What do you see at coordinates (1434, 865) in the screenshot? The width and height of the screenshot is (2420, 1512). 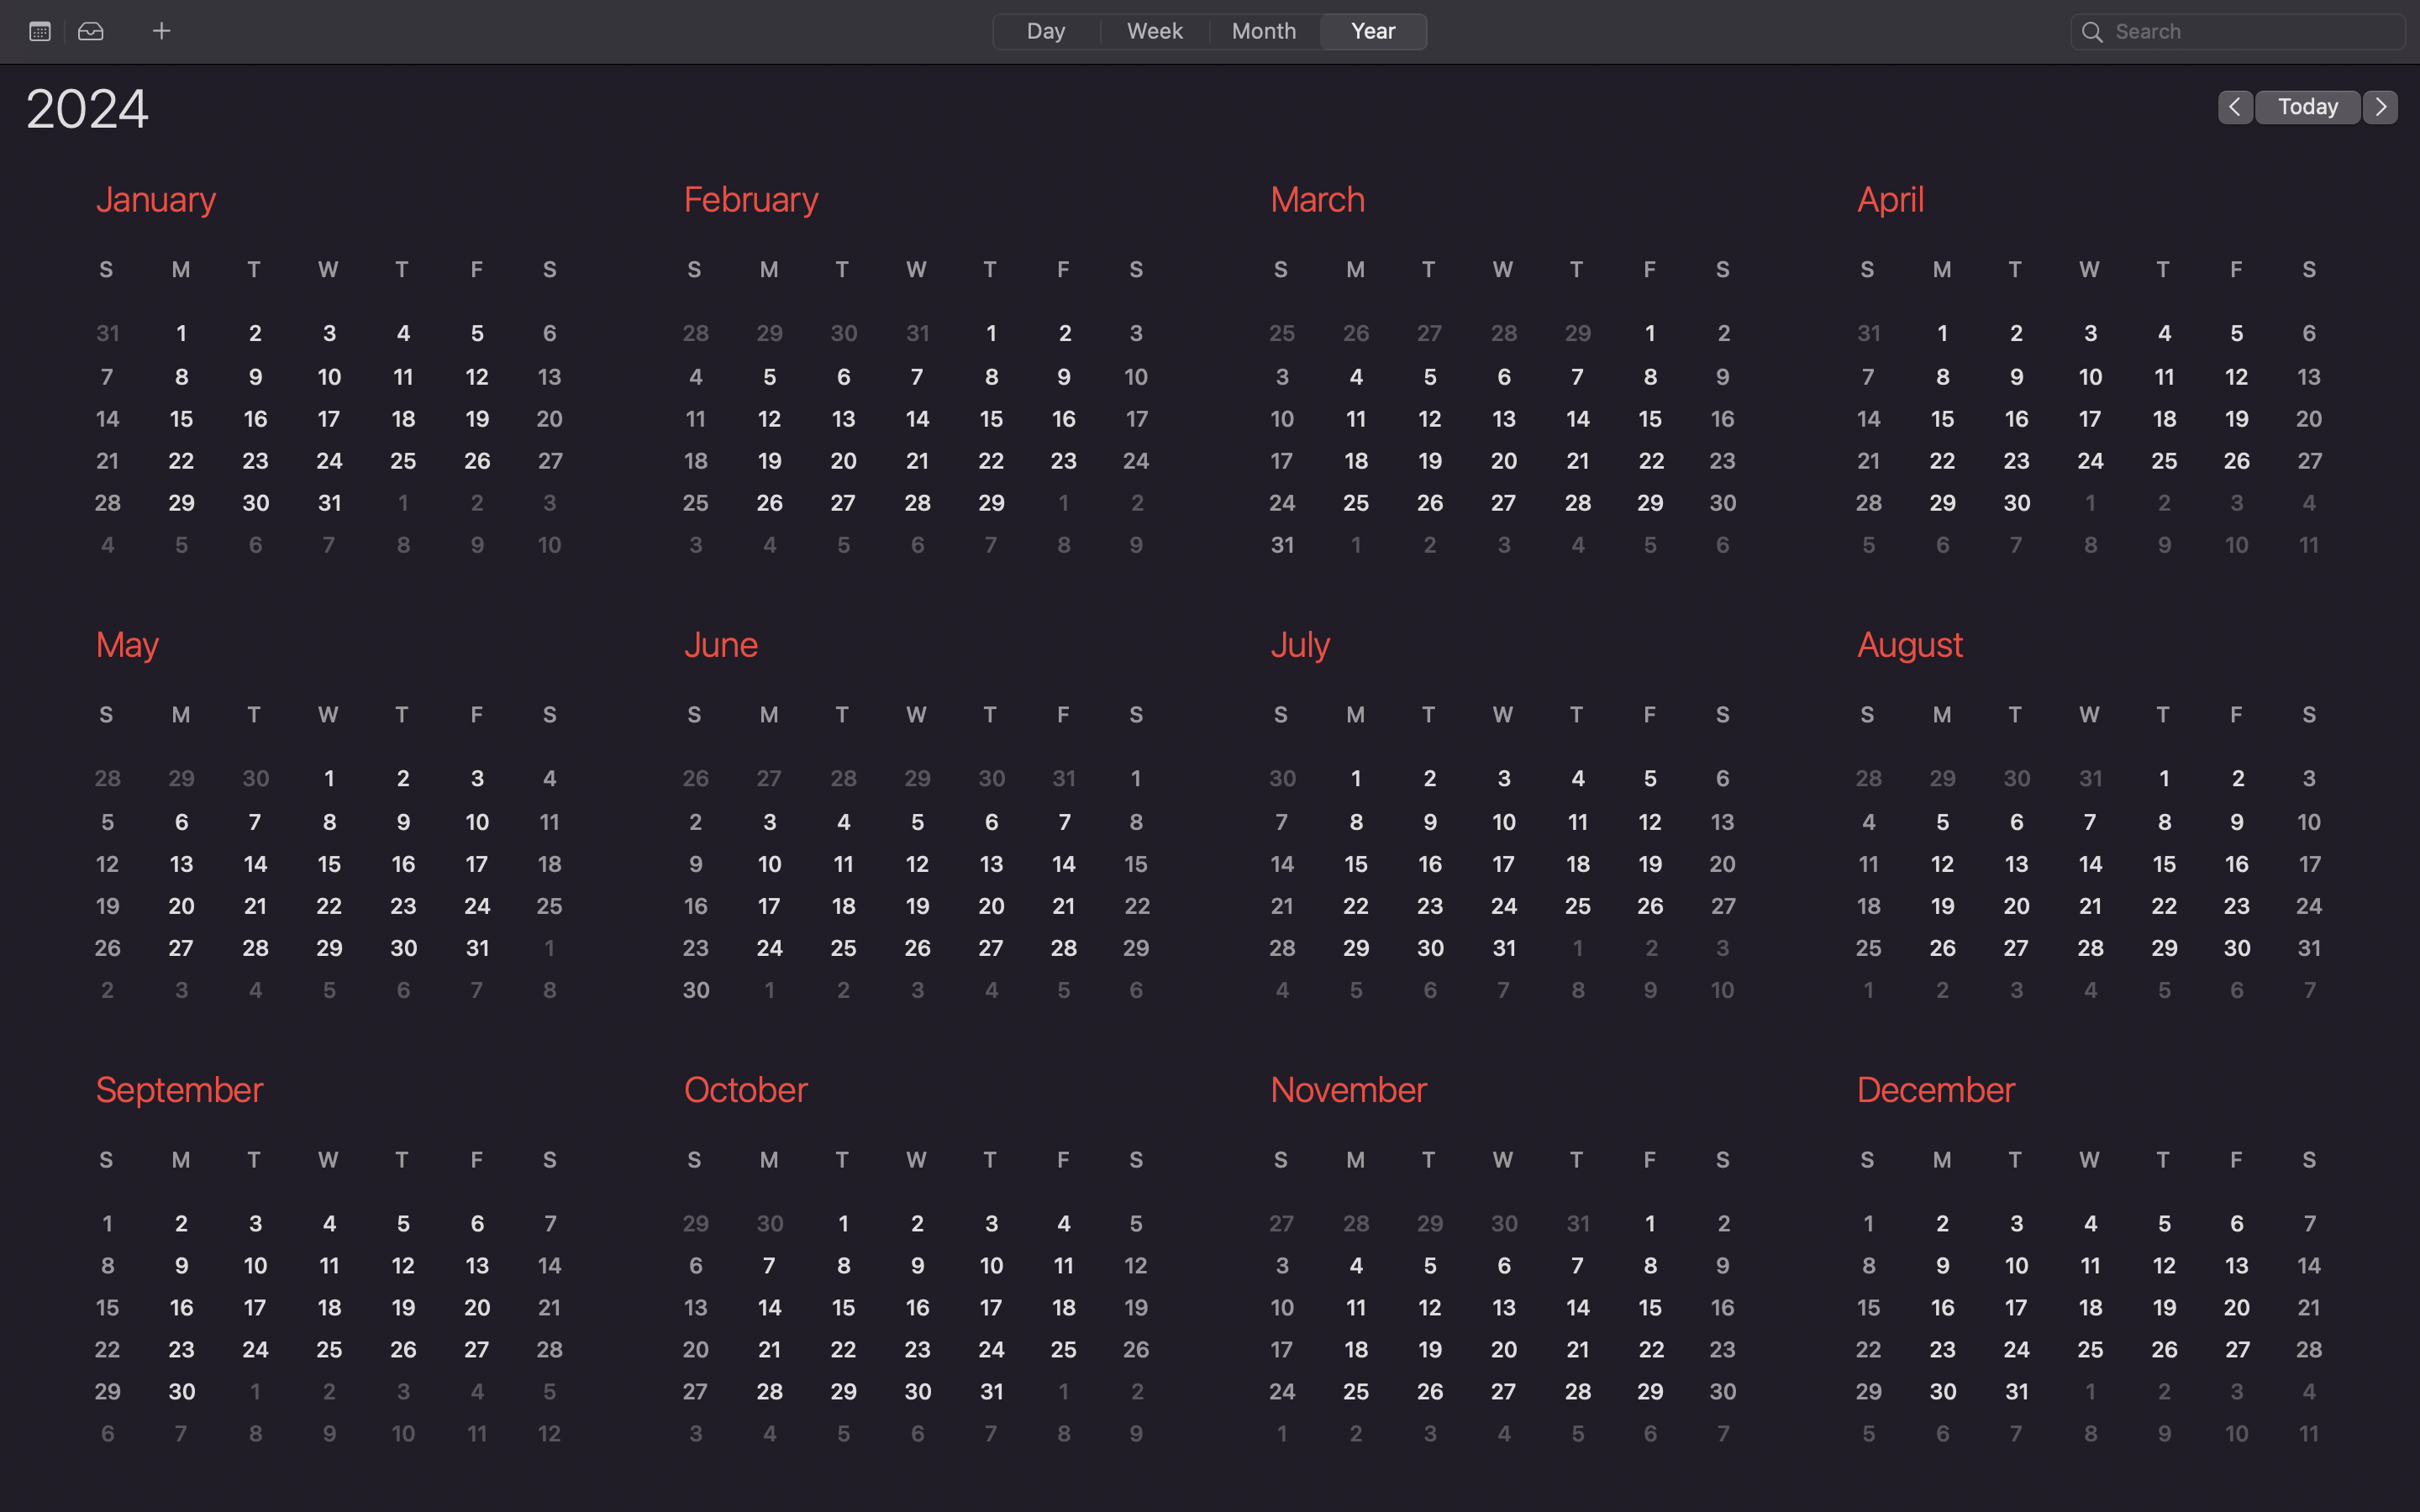 I see `the 16th of July on the calendar` at bounding box center [1434, 865].